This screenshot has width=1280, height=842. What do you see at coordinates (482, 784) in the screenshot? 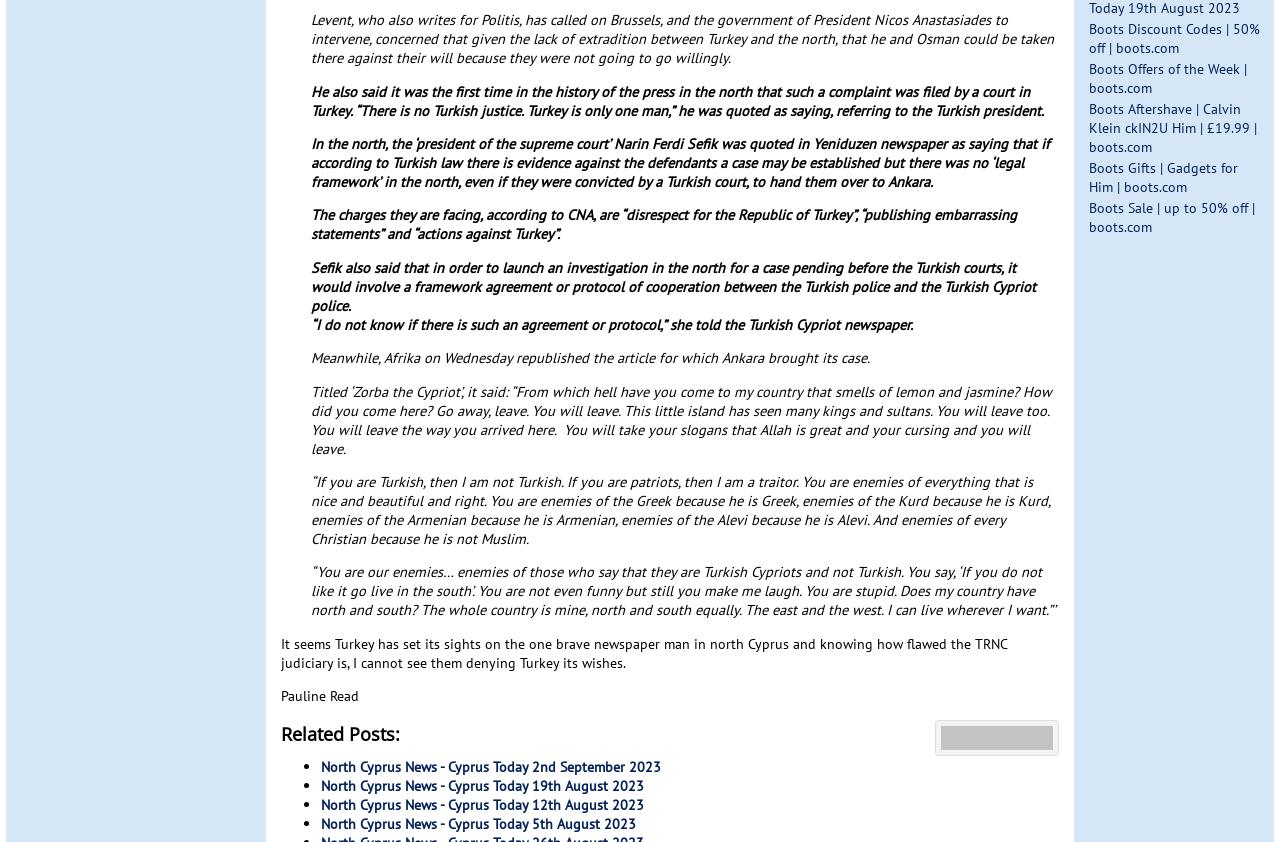
I see `'North Cyprus News - Cyprus Today 19th August 2023'` at bounding box center [482, 784].